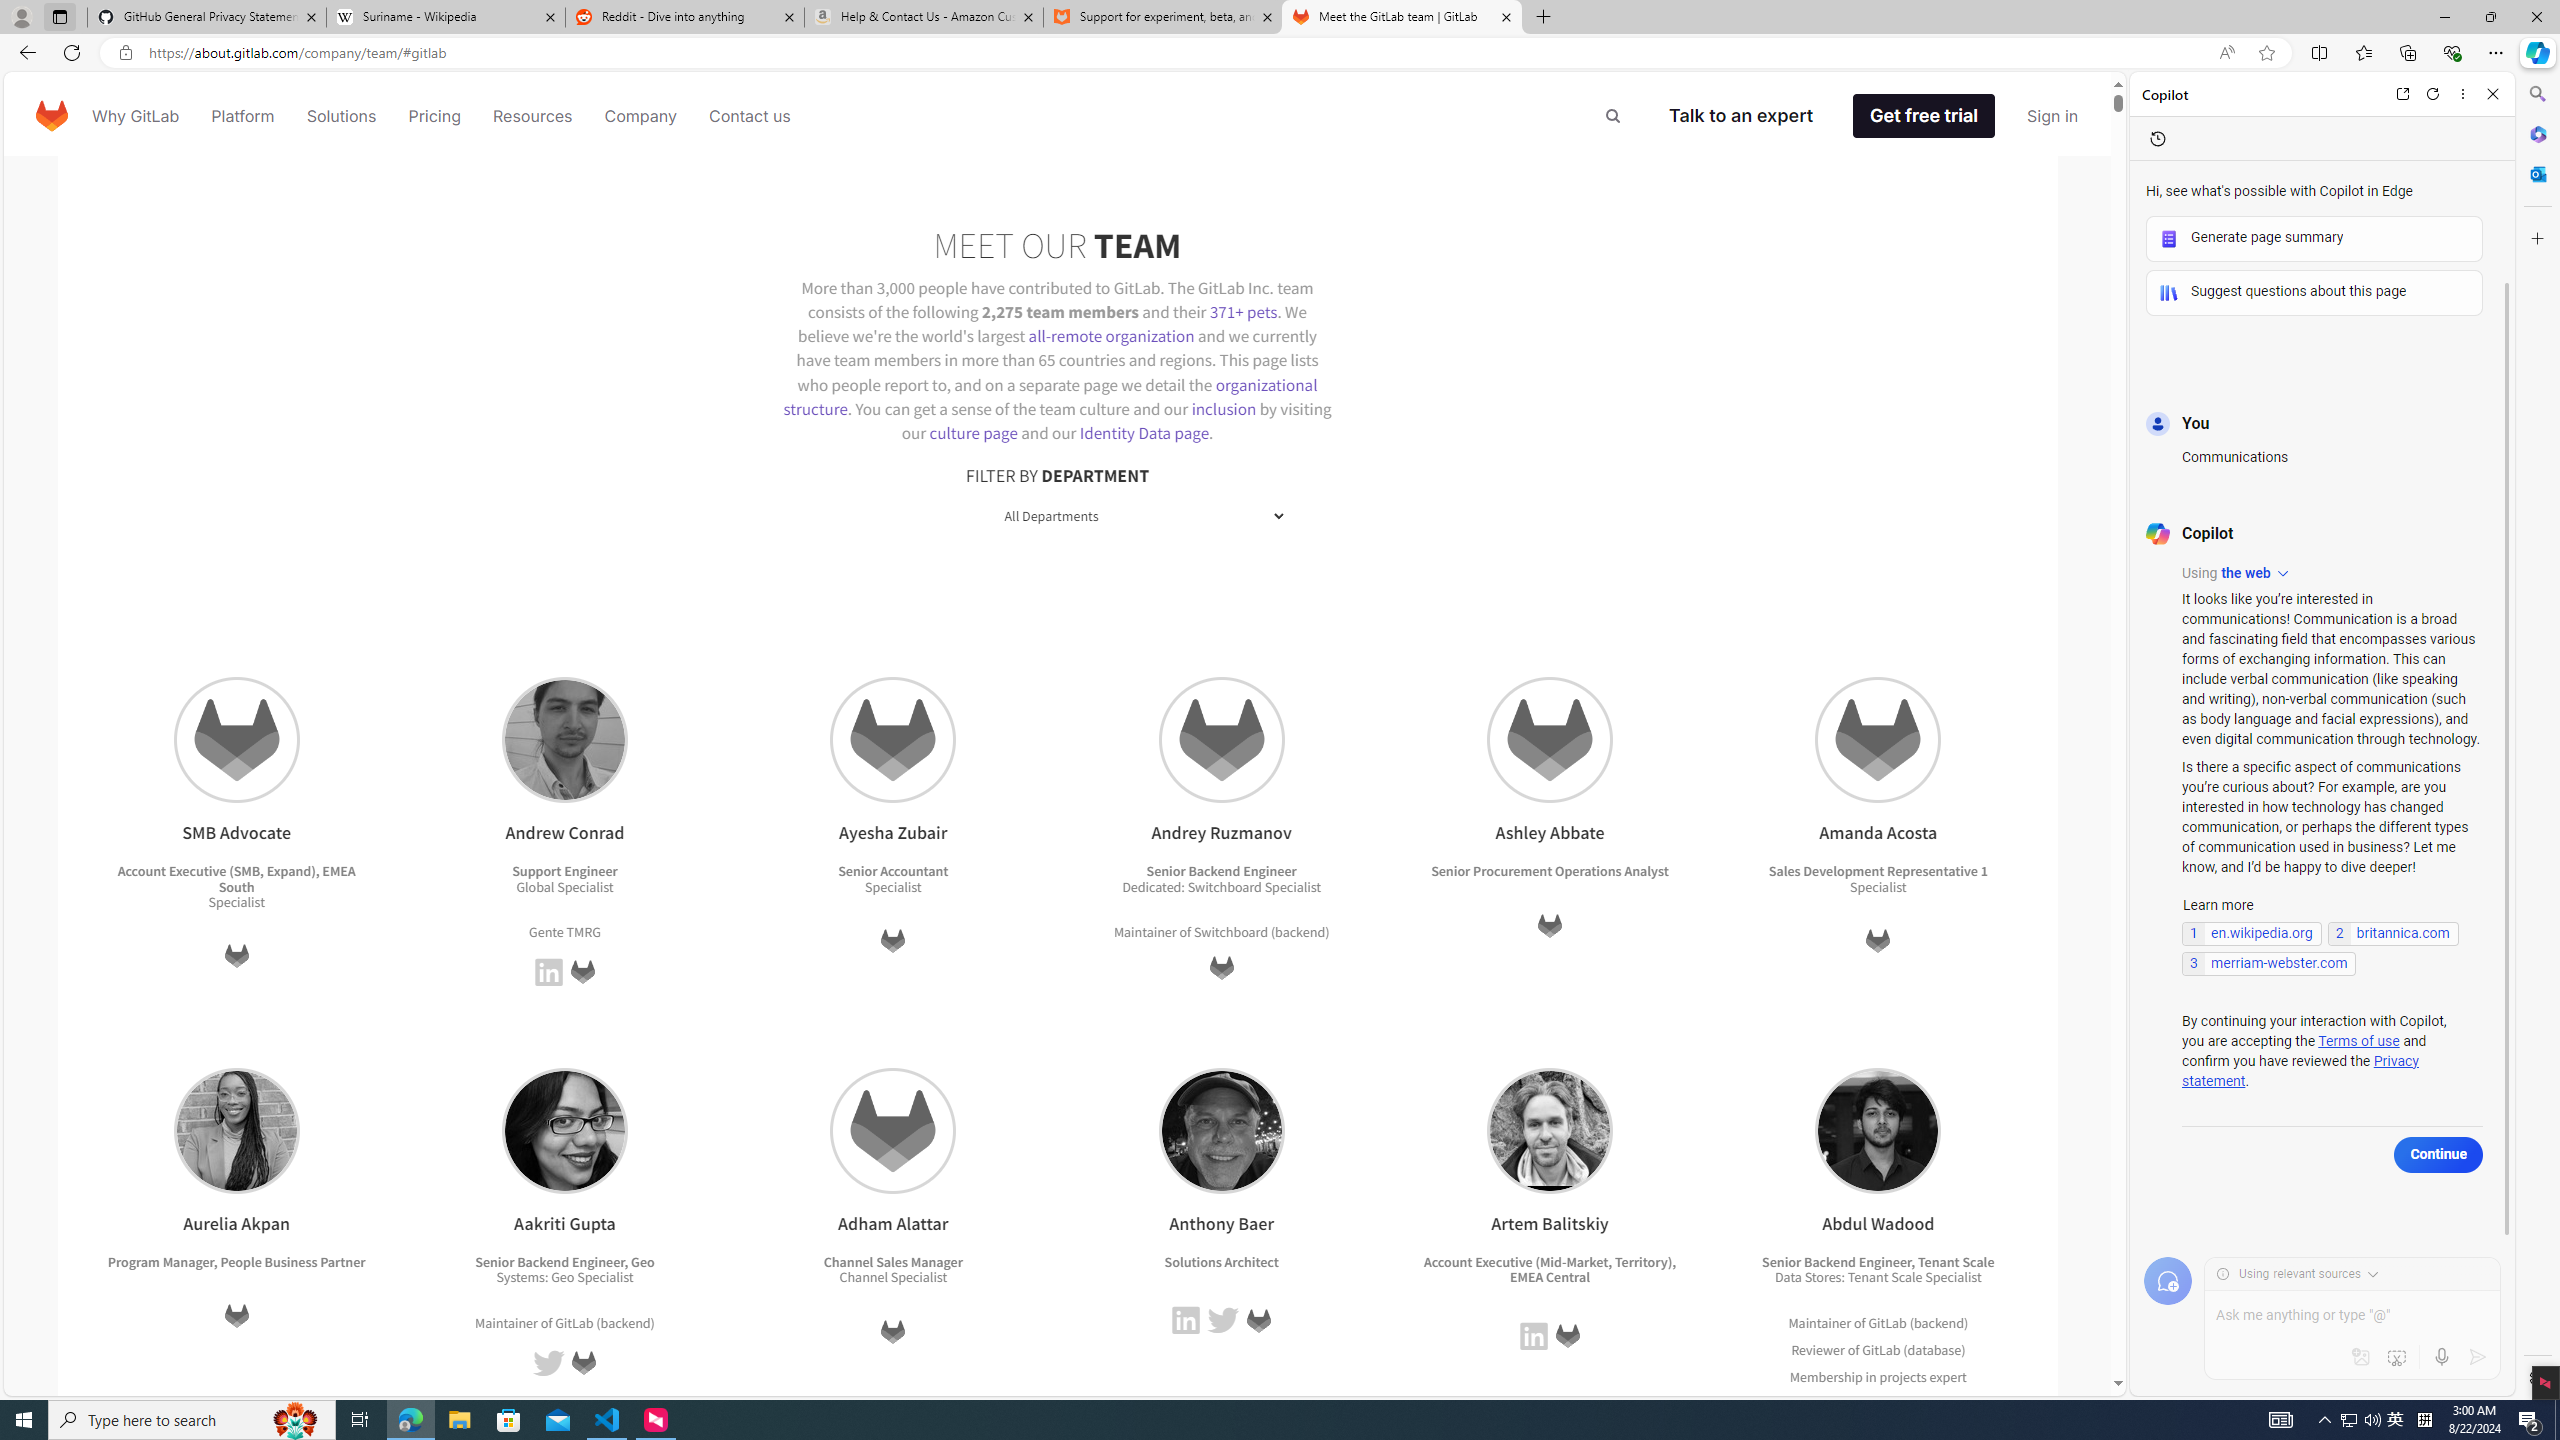 The width and height of the screenshot is (2560, 1440). I want to click on 'Meet the GitLab team | GitLab', so click(1402, 16).